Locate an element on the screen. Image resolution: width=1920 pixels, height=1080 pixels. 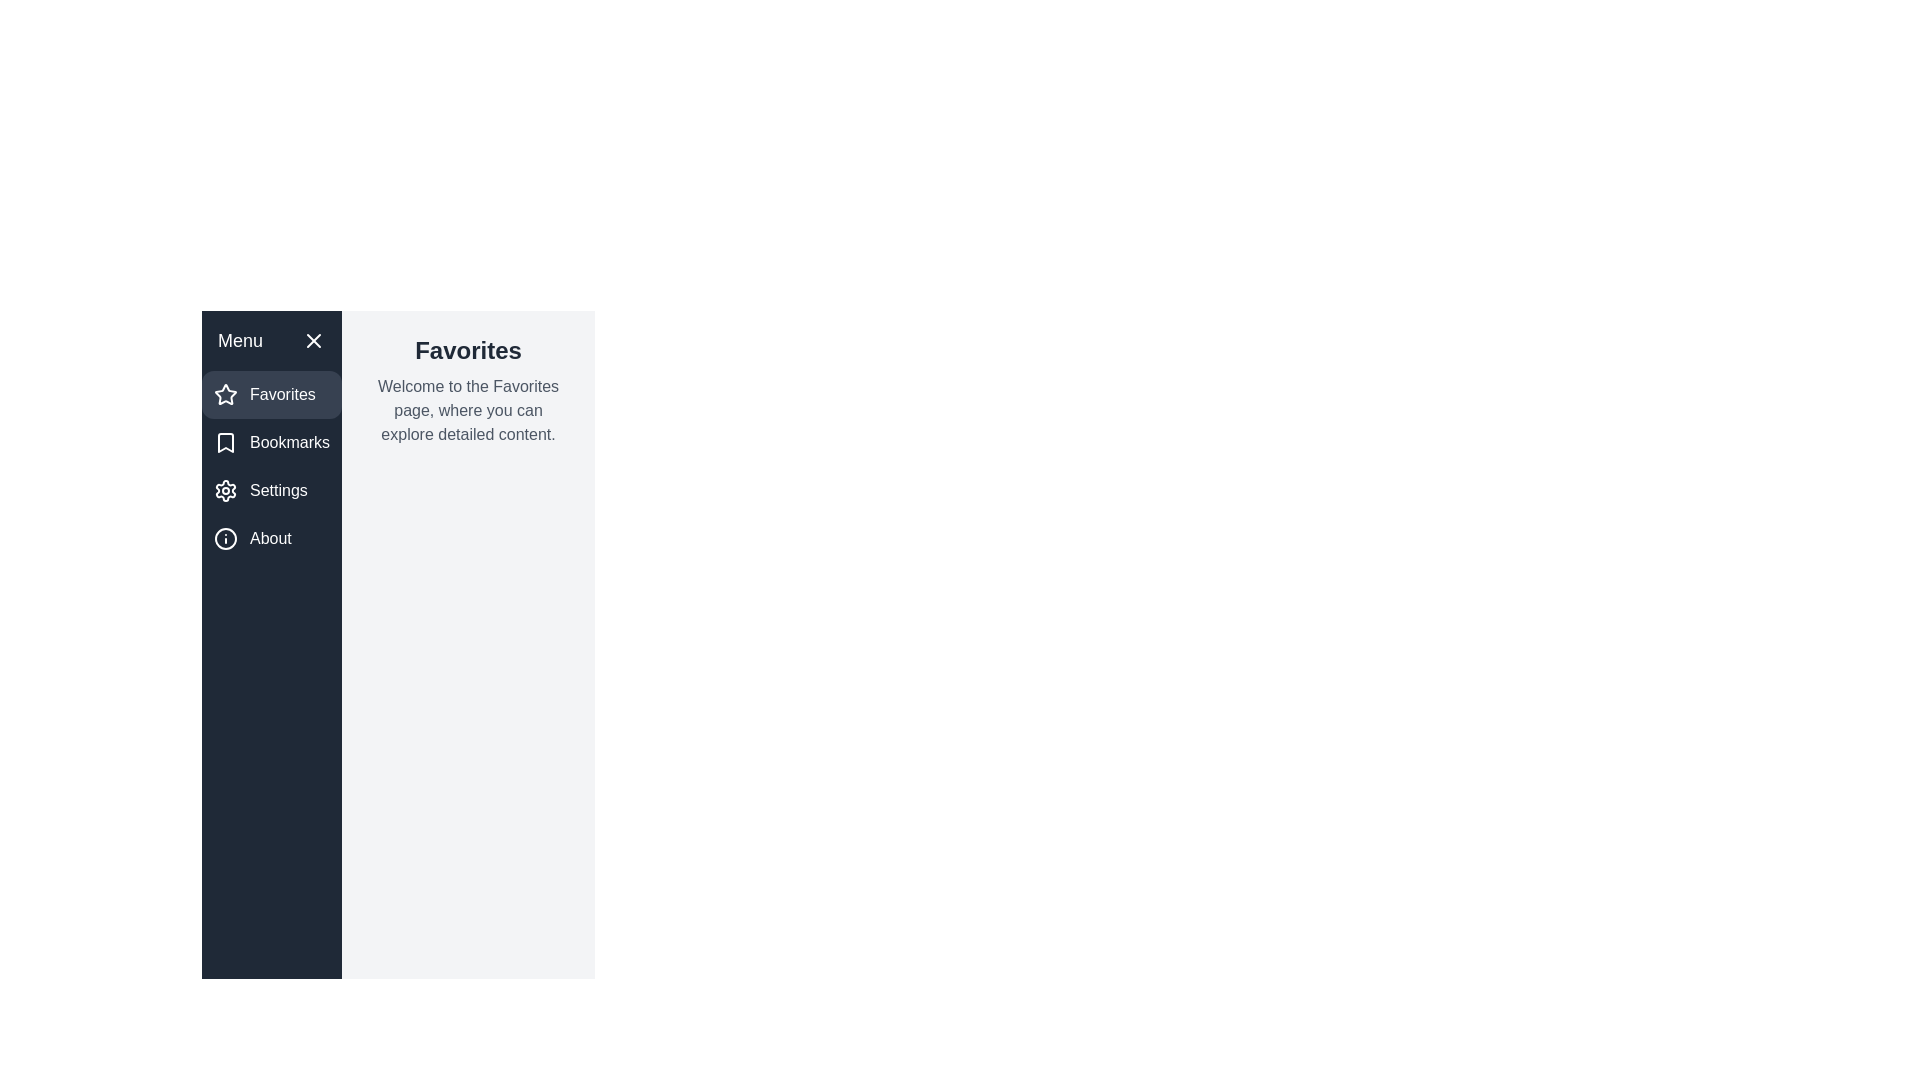
the 'Favorites' text label in the left vertical navigation bar, which is positioned adjacent to a star icon is located at coordinates (281, 394).